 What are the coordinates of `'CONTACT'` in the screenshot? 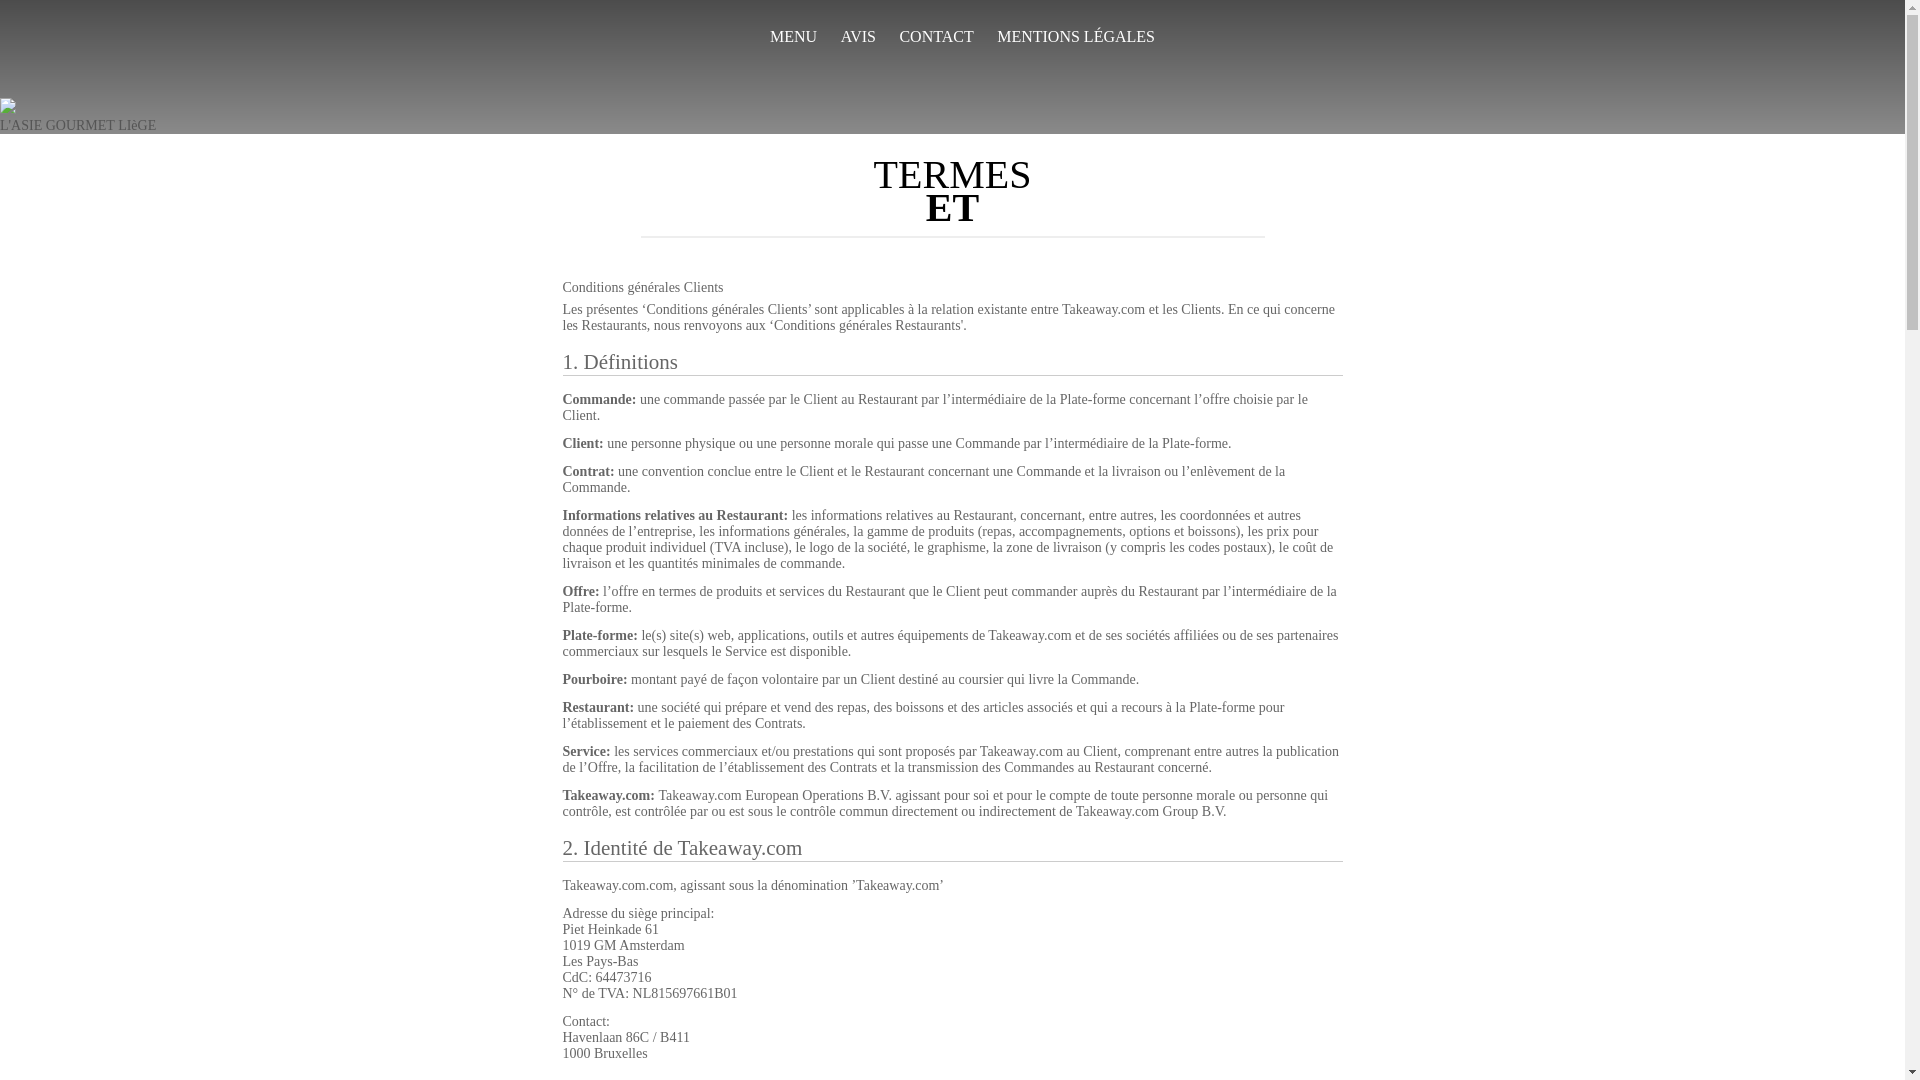 It's located at (935, 37).